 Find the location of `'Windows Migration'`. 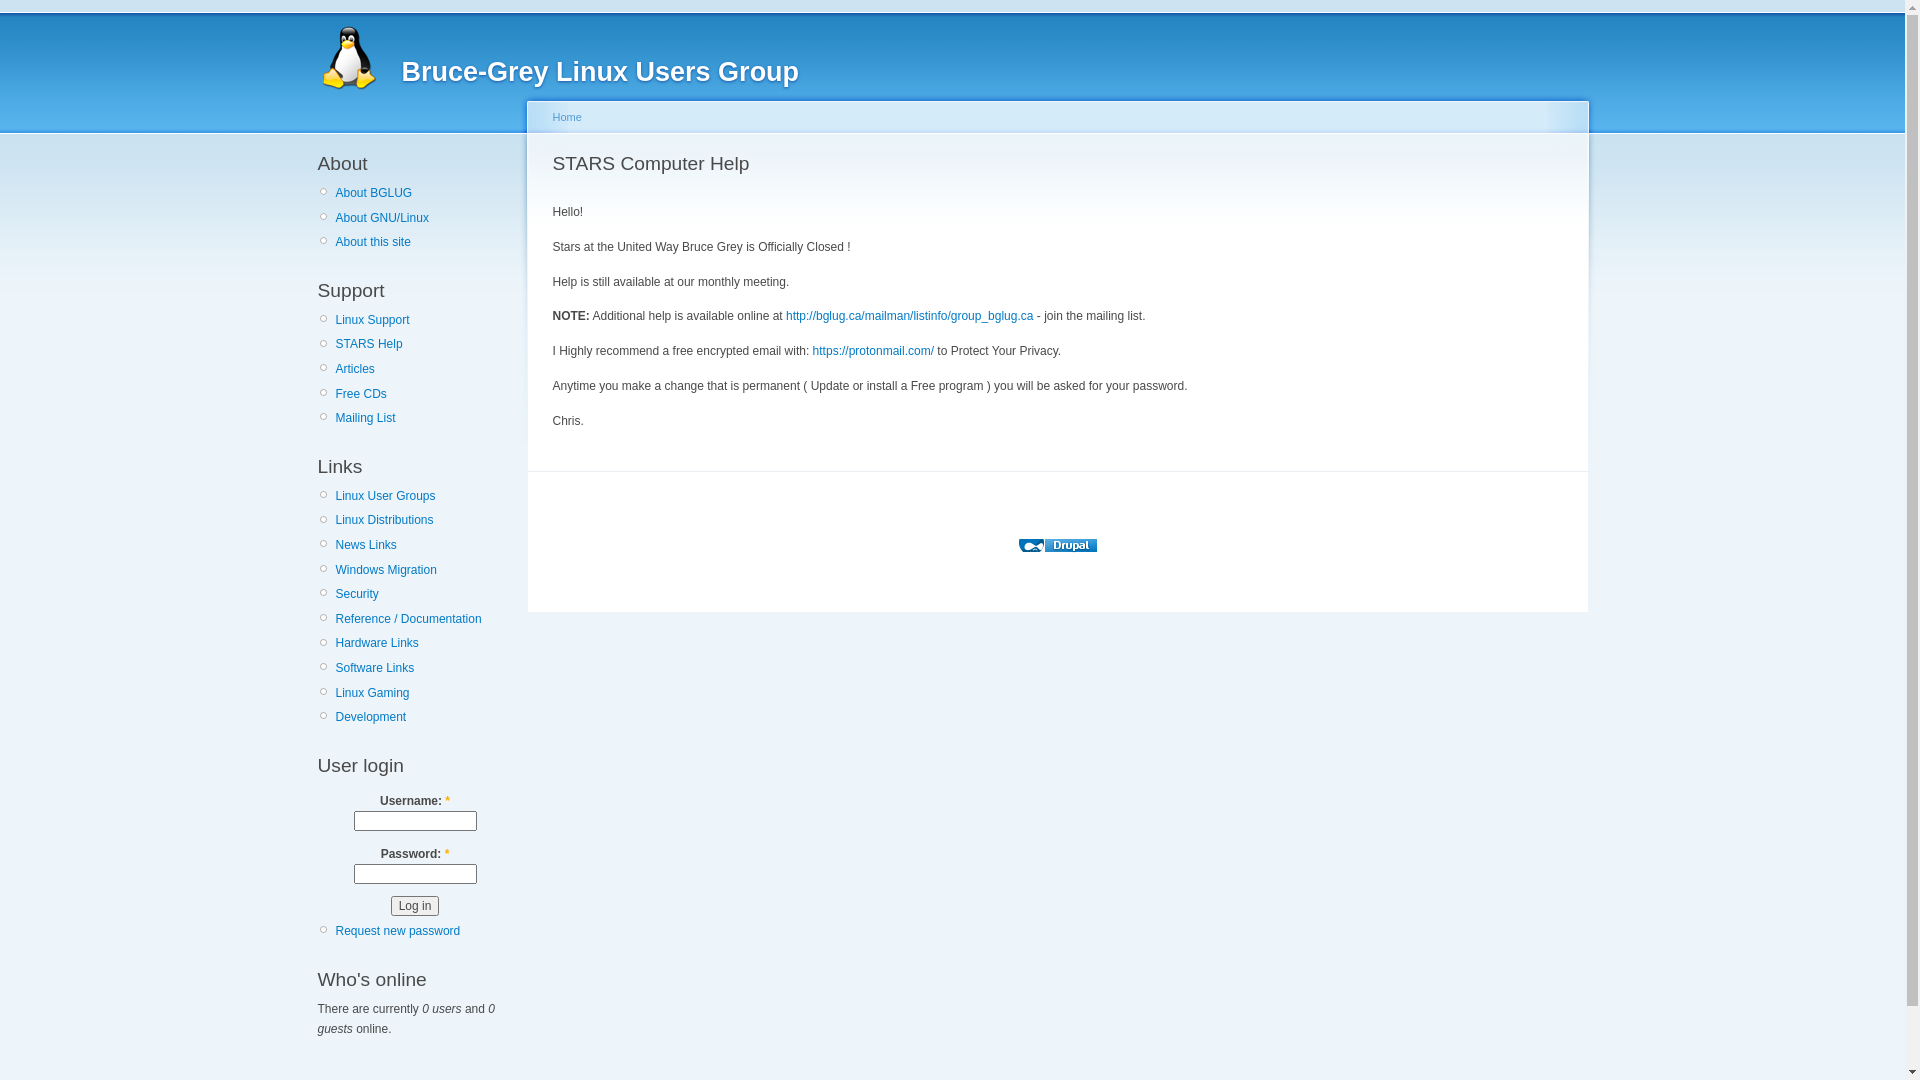

'Windows Migration' is located at coordinates (423, 570).